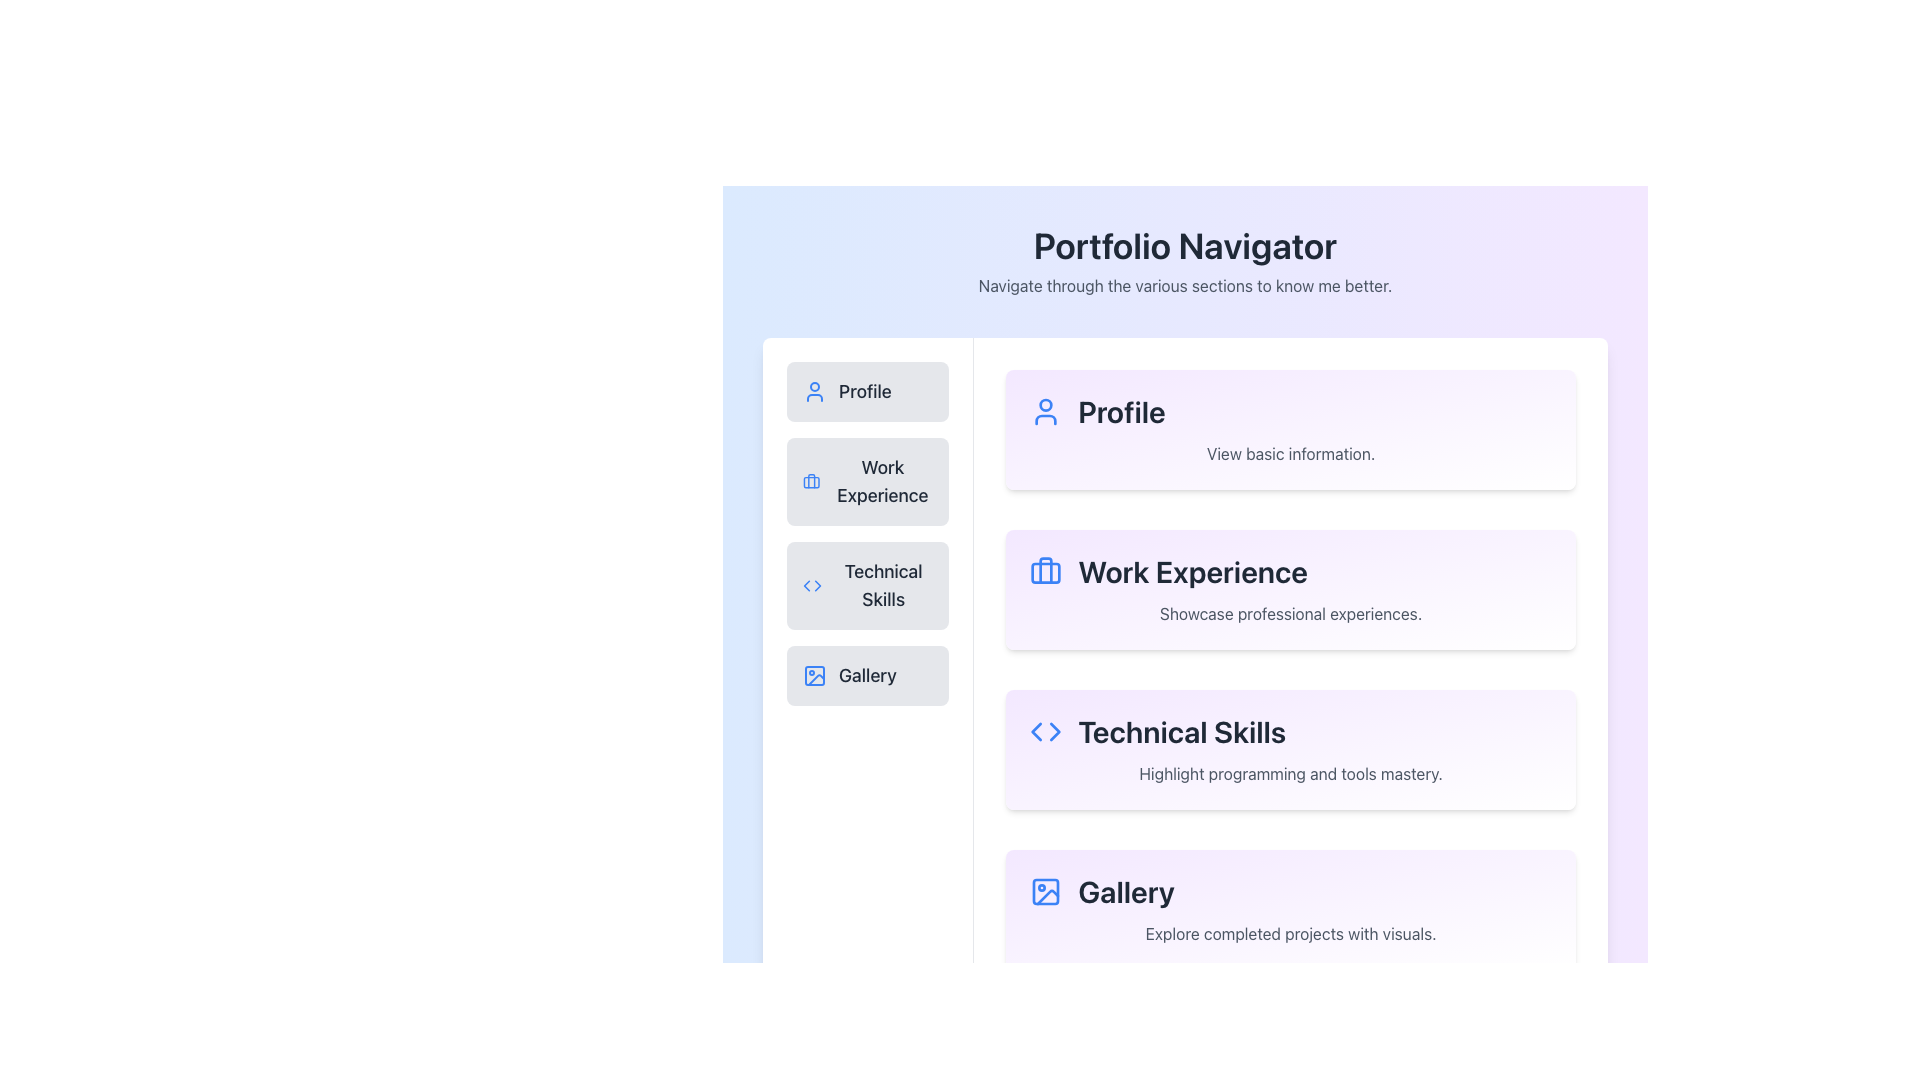 This screenshot has width=1920, height=1080. Describe the element at coordinates (868, 482) in the screenshot. I see `the 'Work Experience' navigation button located in the left sidebar, positioned below the 'Profile' button and above the 'Technical Skills' button` at that location.